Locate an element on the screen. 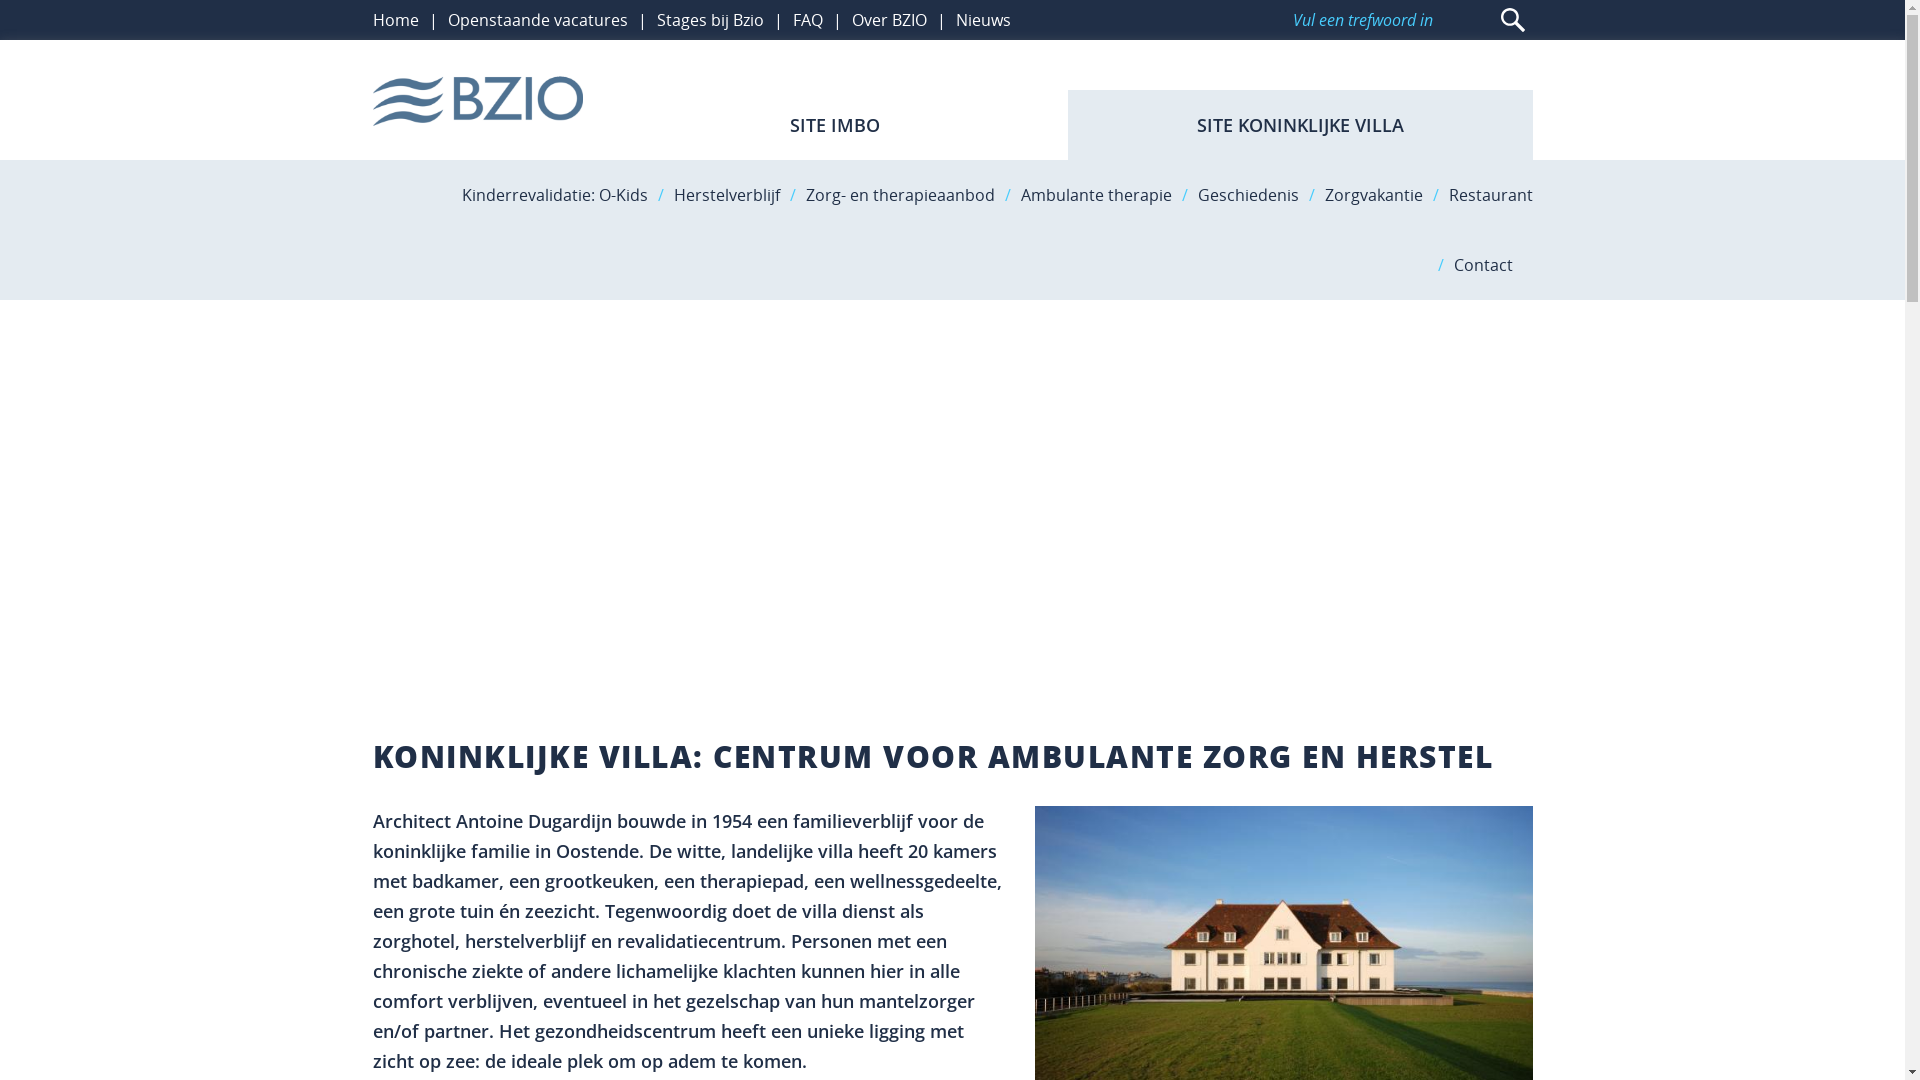  'Zorg- en therapieaanbod' is located at coordinates (899, 195).